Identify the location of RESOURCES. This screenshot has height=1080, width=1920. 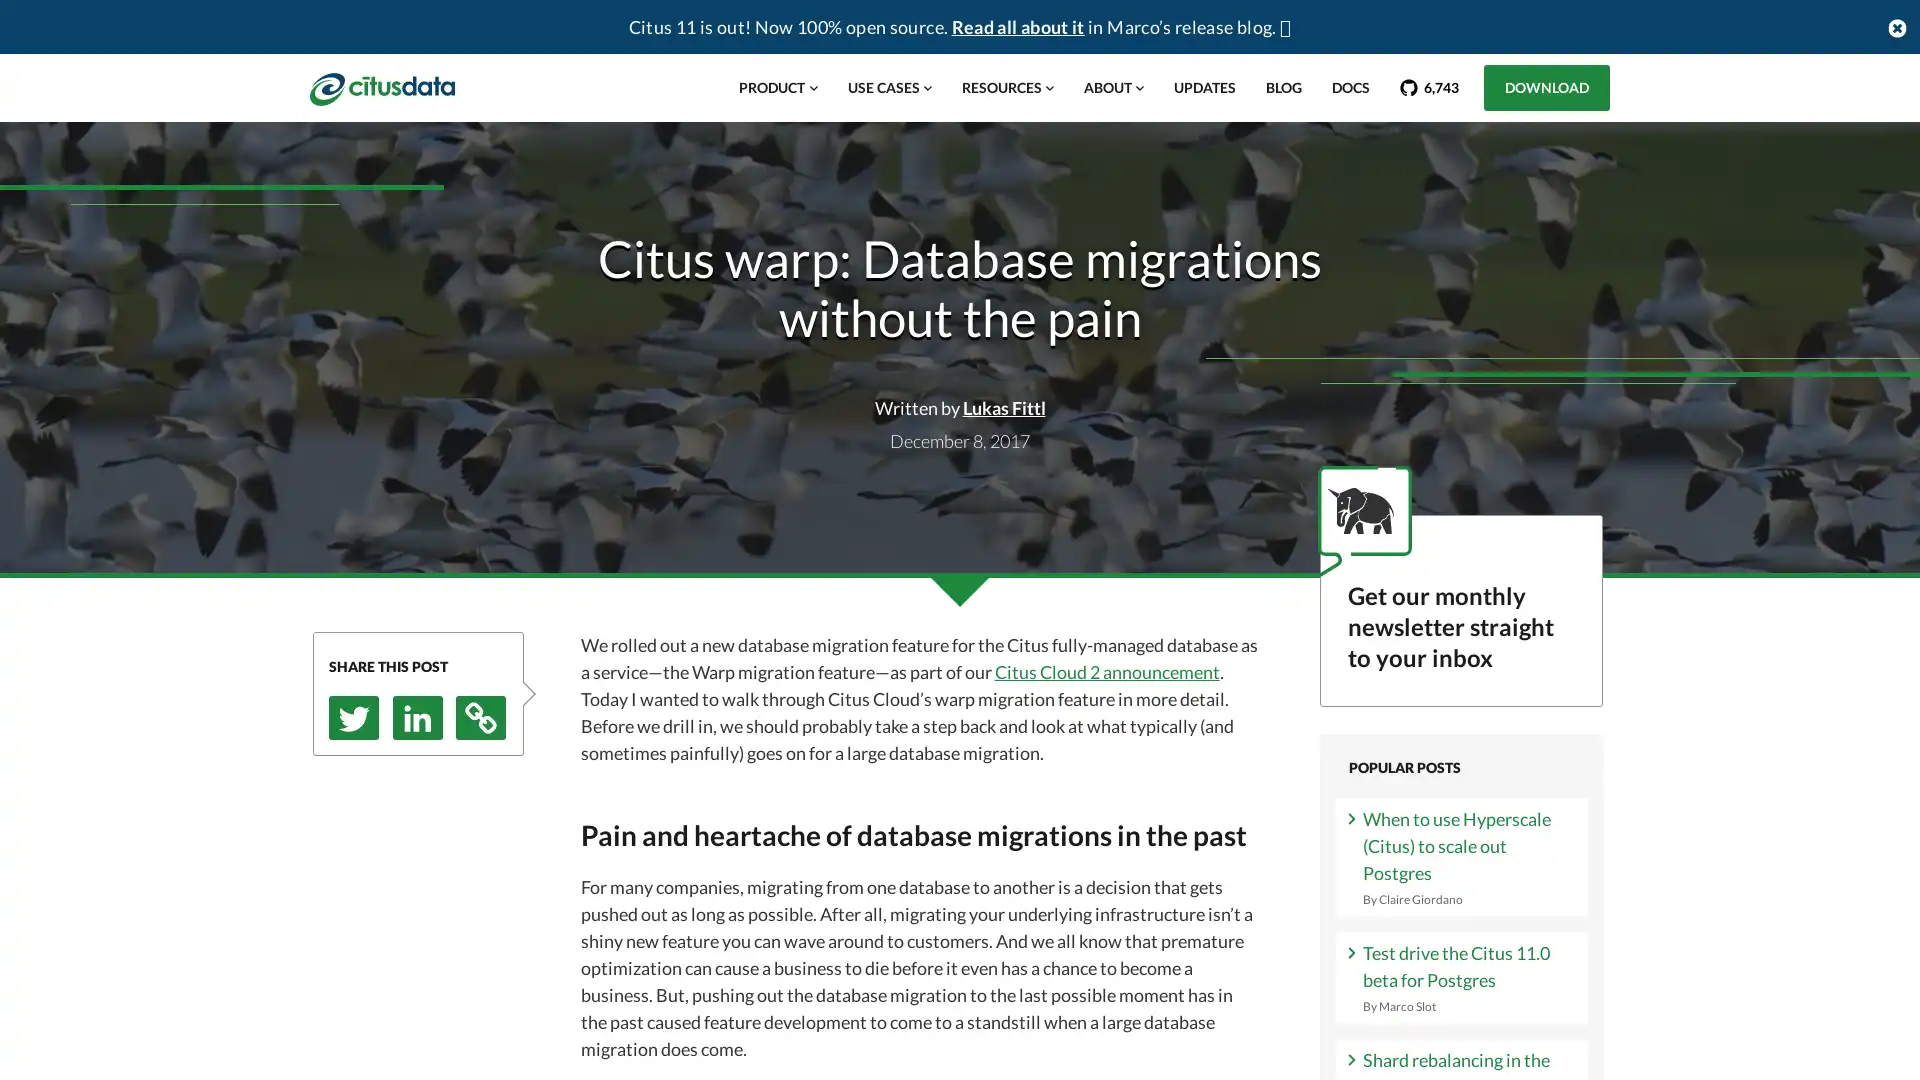
(1007, 87).